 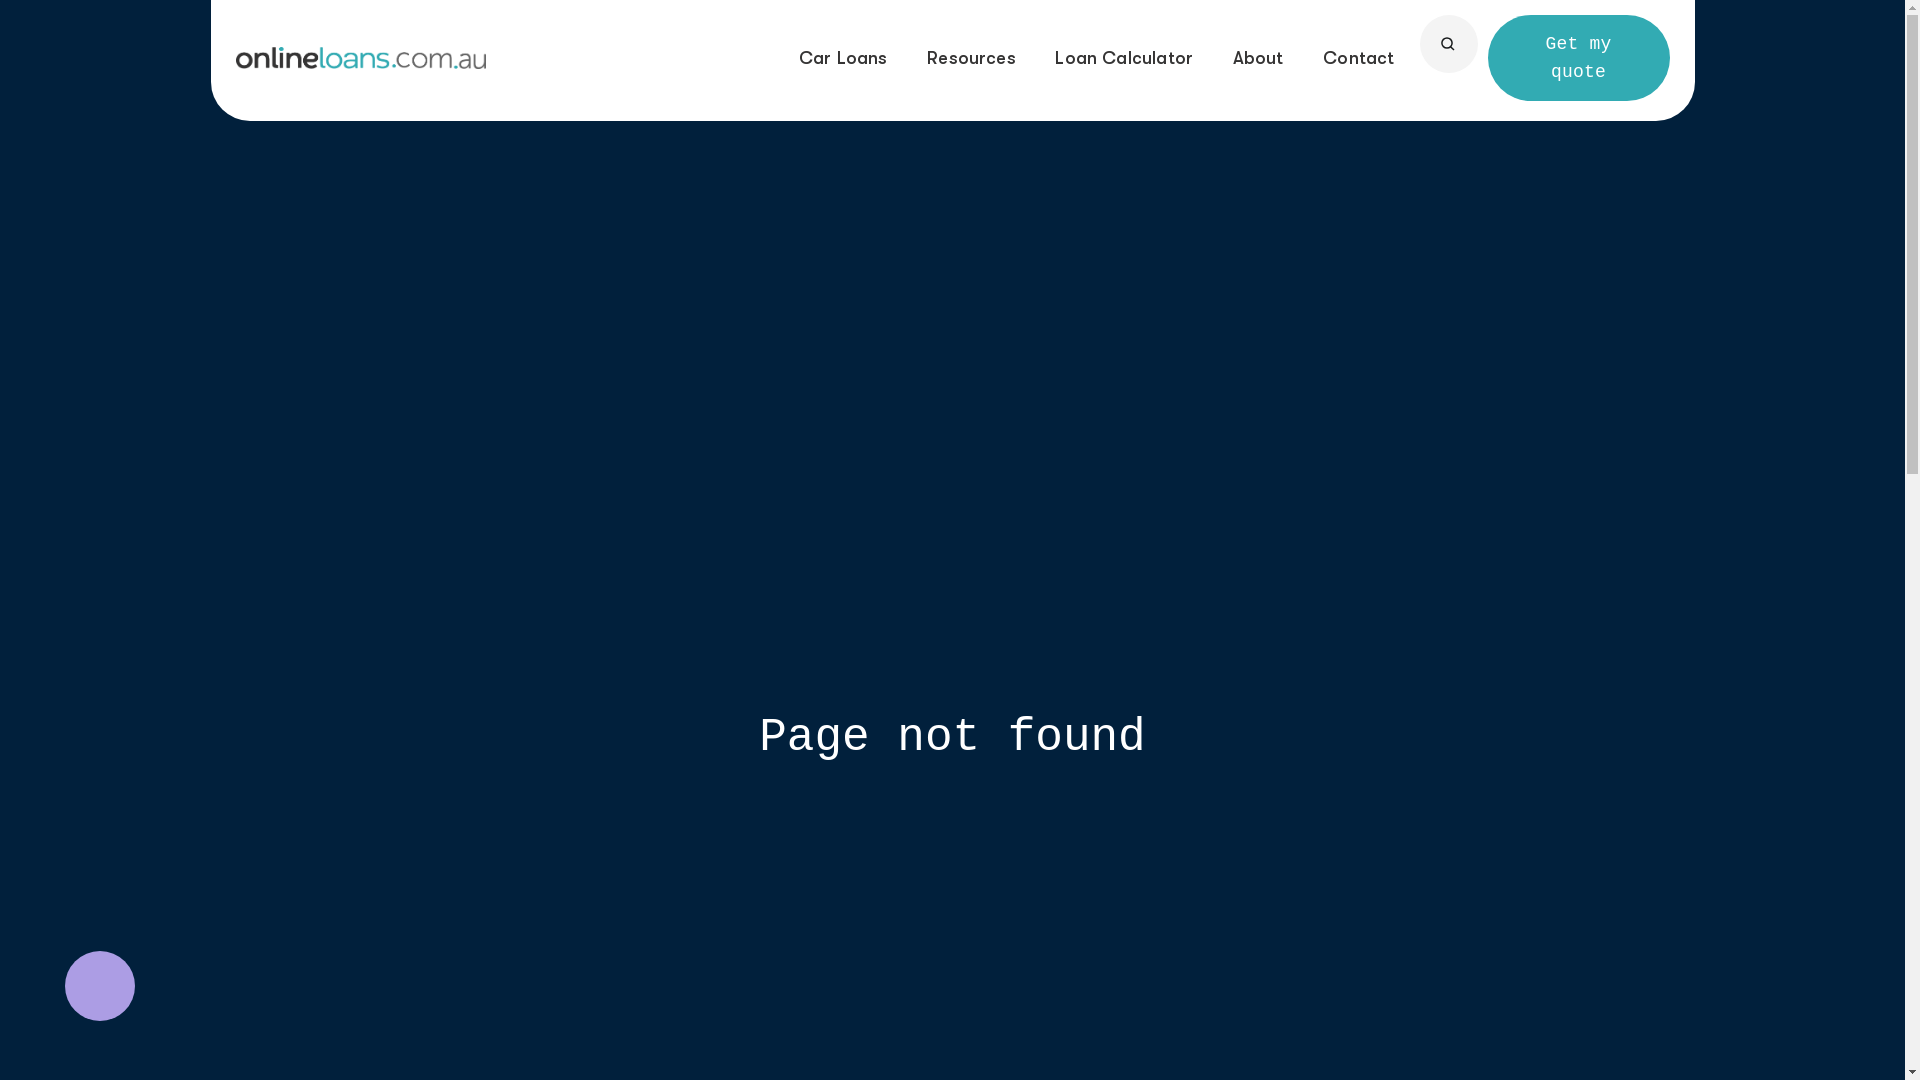 What do you see at coordinates (971, 56) in the screenshot?
I see `'Resources'` at bounding box center [971, 56].